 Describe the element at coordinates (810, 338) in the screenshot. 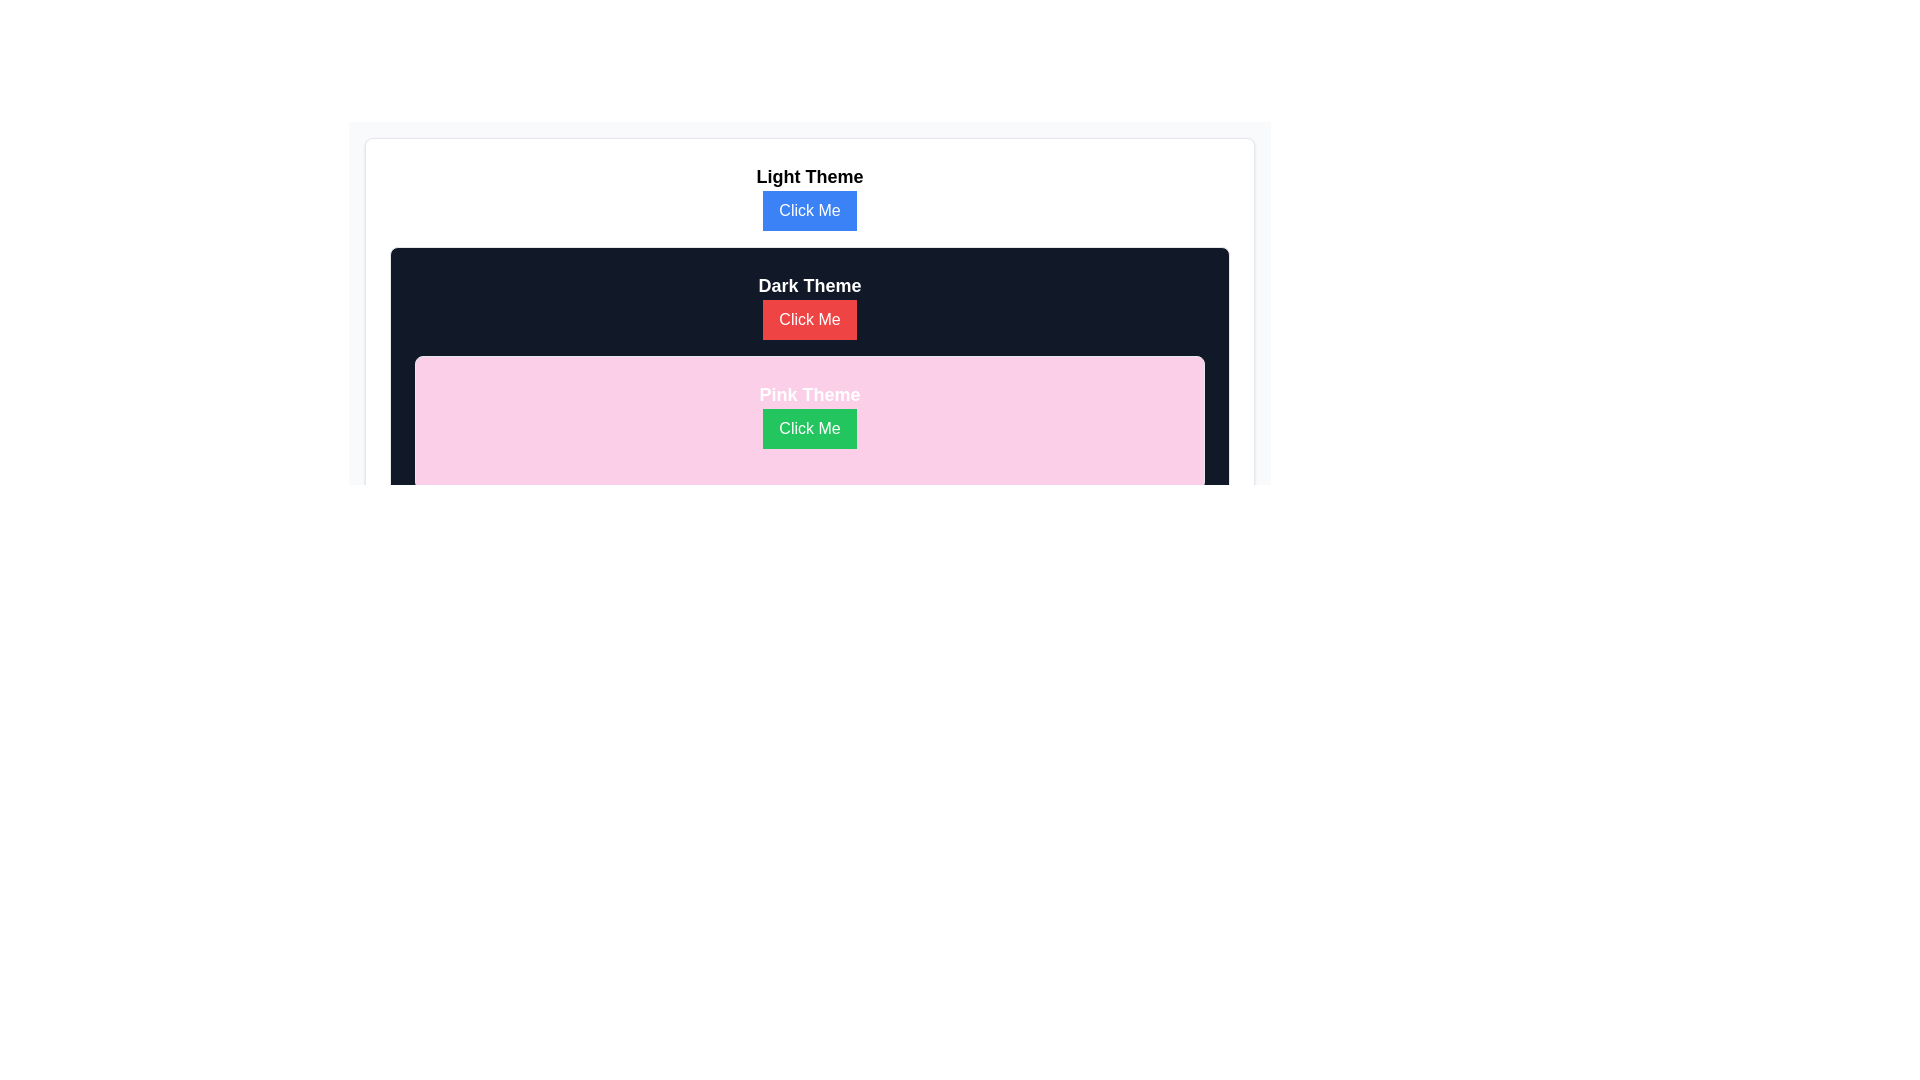

I see `the prominent red button labeled 'Click Me'` at that location.